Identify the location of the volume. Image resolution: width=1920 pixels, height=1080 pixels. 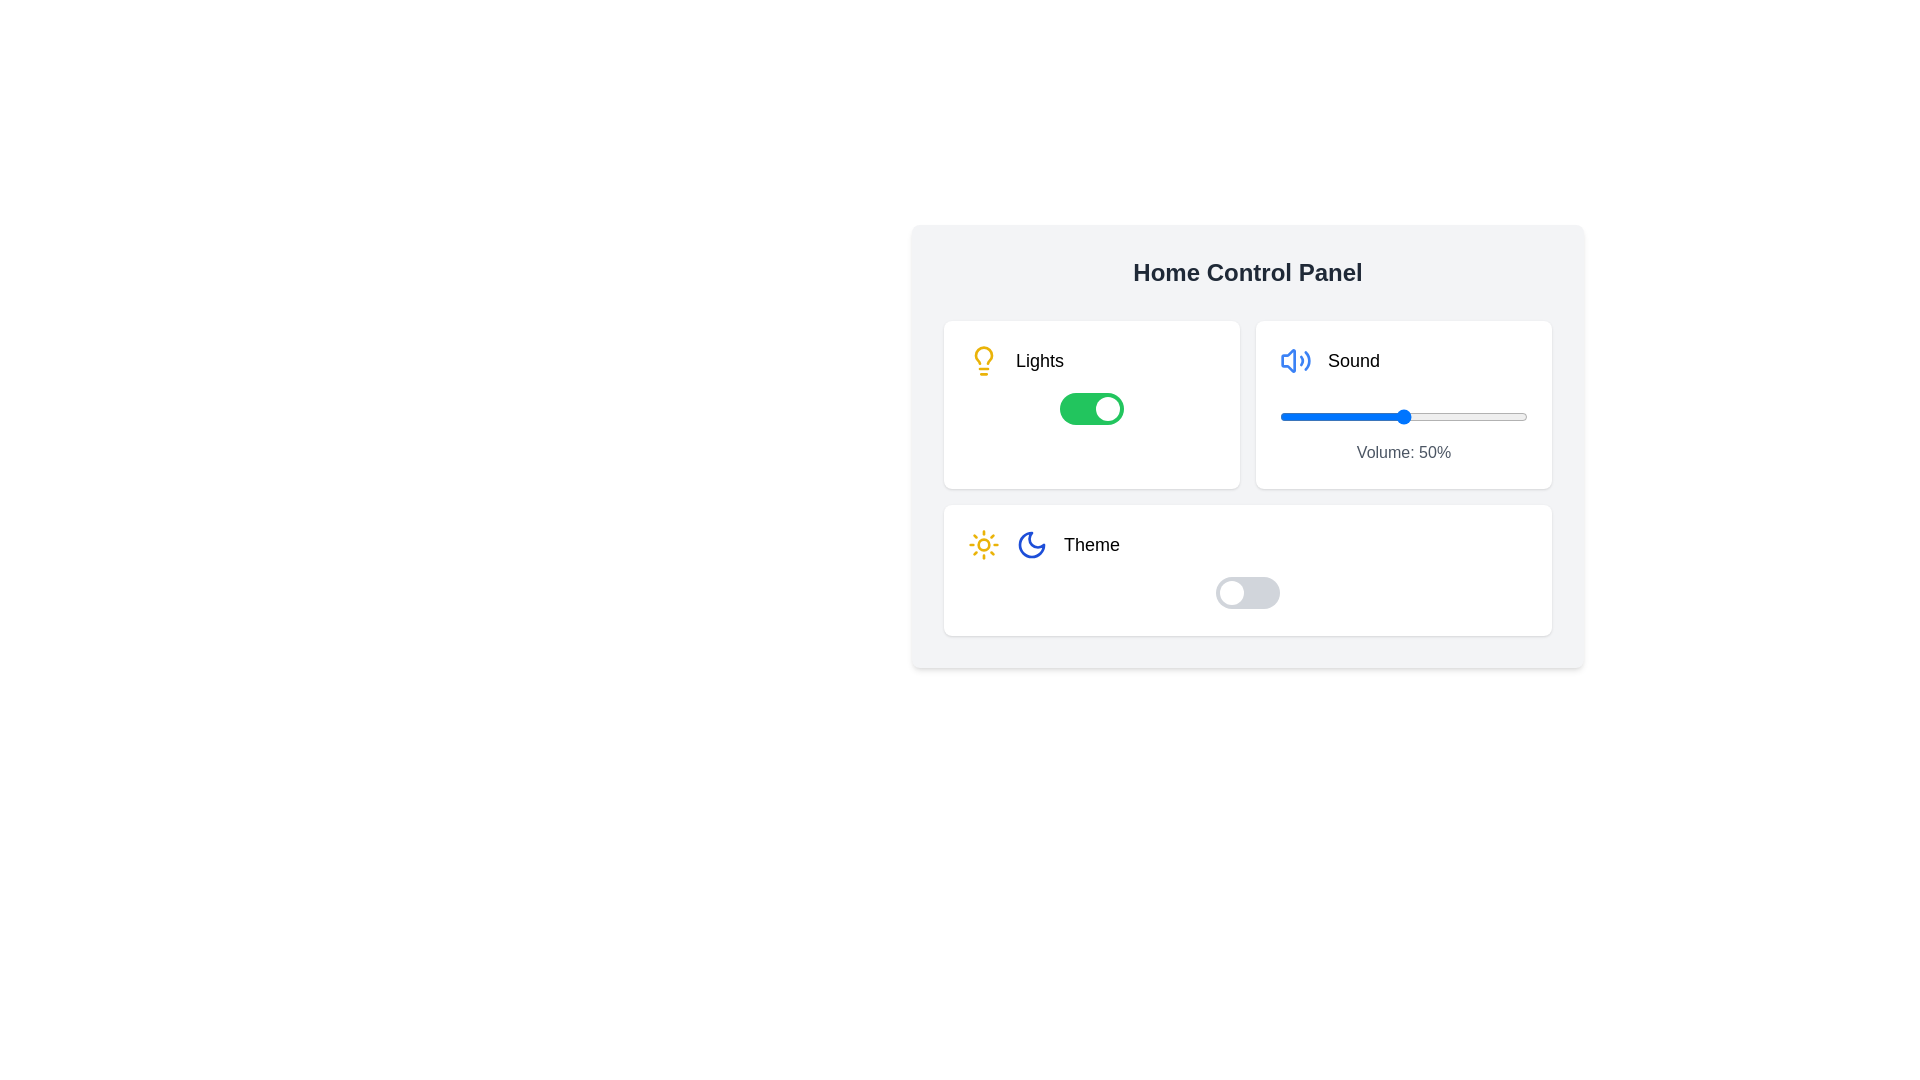
(1483, 415).